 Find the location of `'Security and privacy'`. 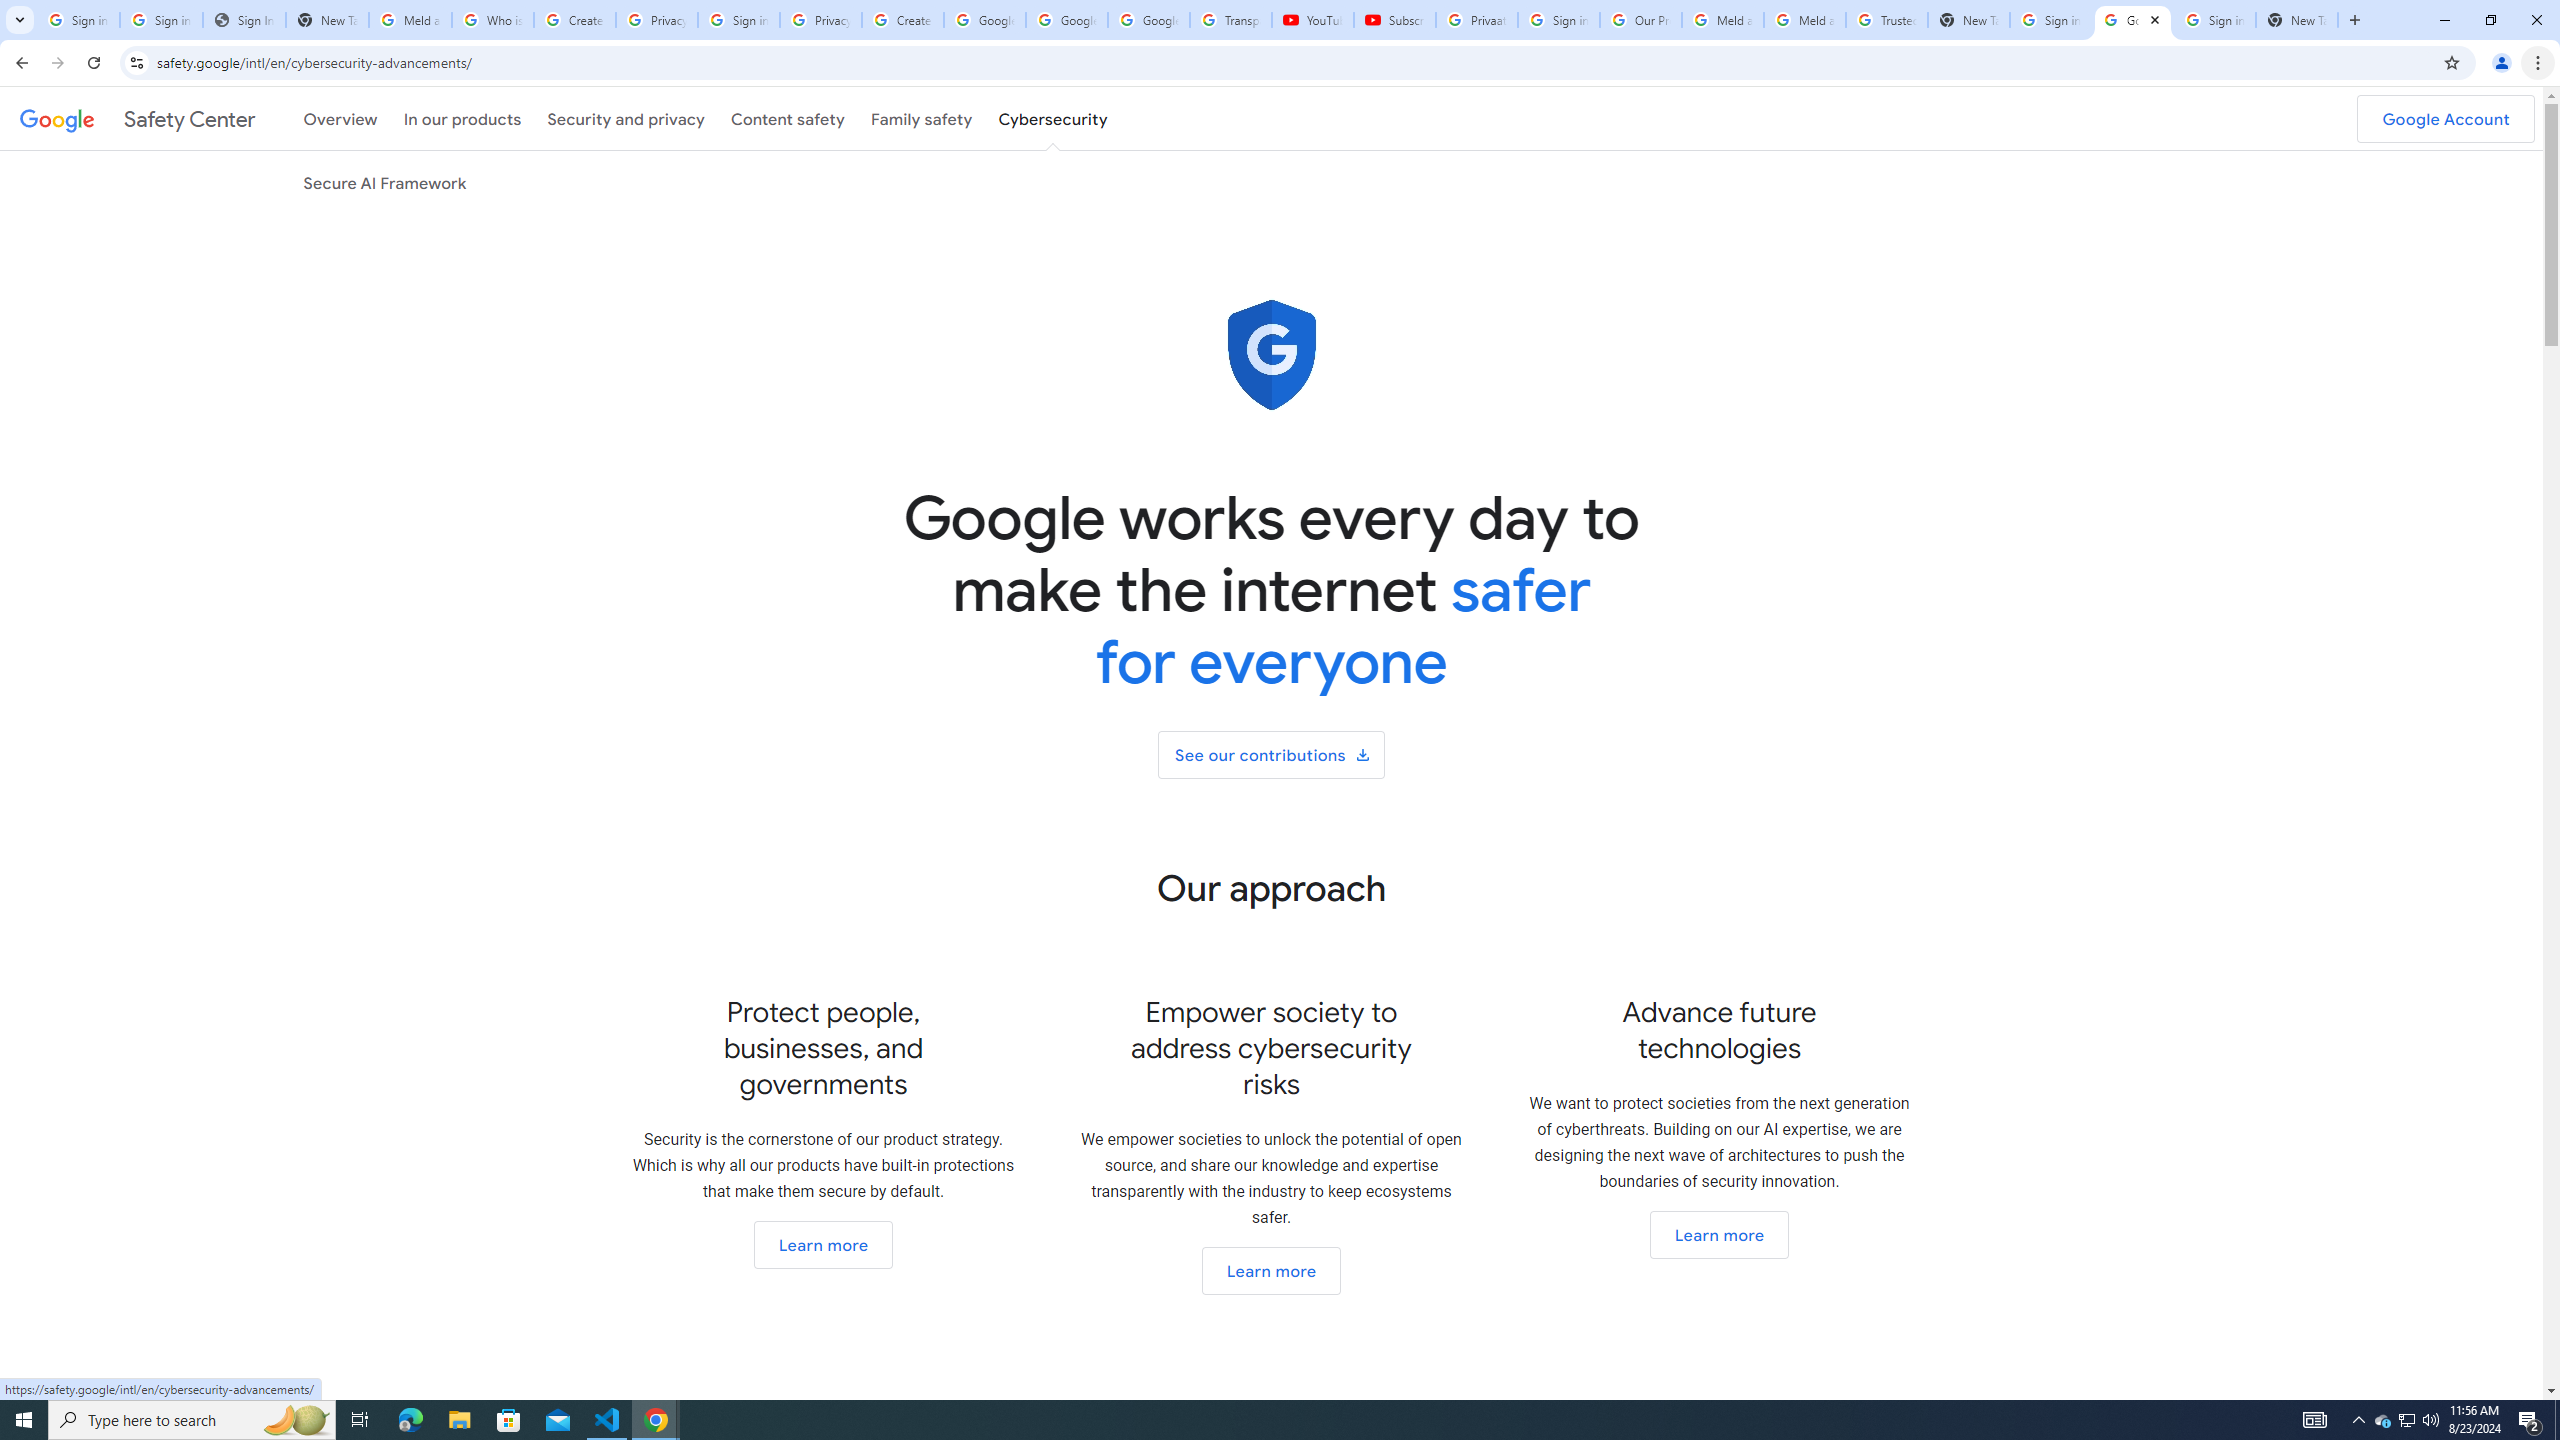

'Security and privacy' is located at coordinates (627, 118).